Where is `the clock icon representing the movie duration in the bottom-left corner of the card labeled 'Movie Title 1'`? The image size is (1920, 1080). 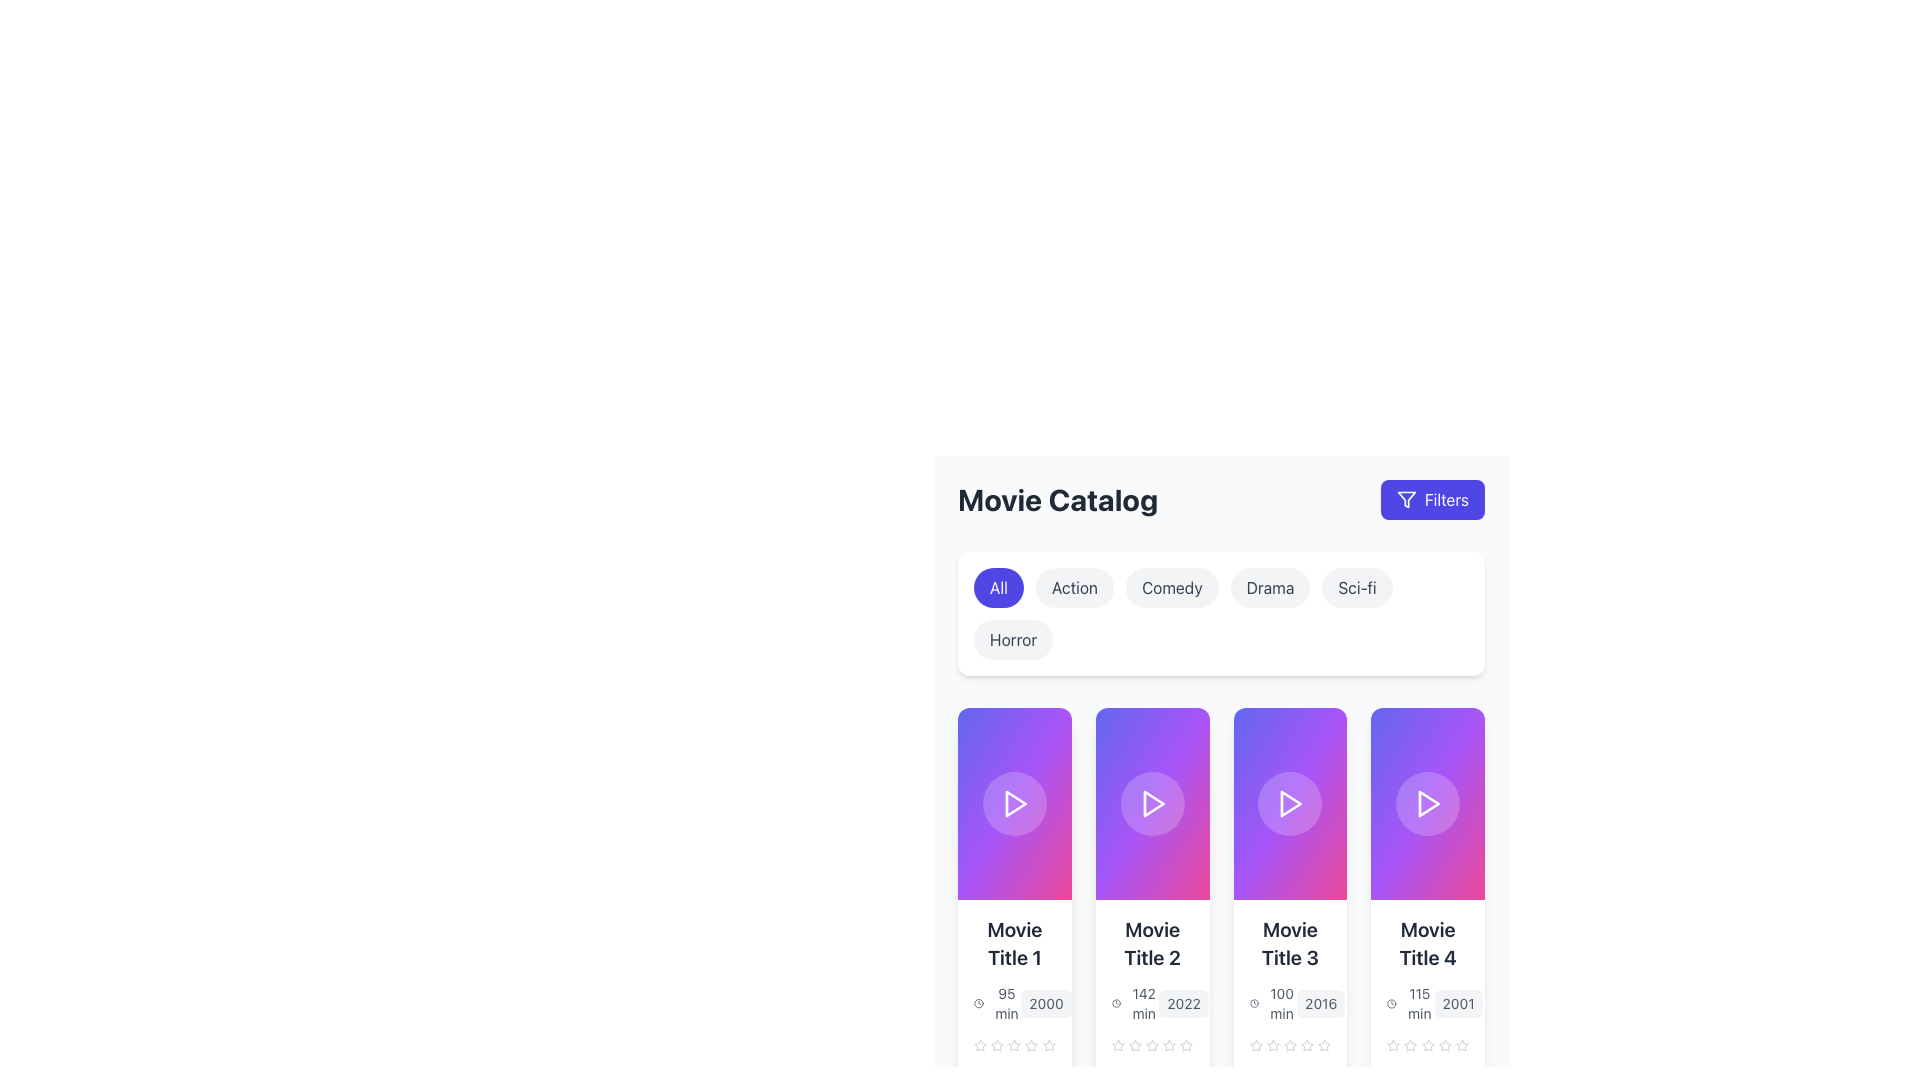
the clock icon representing the movie duration in the bottom-left corner of the card labeled 'Movie Title 1' is located at coordinates (979, 1003).